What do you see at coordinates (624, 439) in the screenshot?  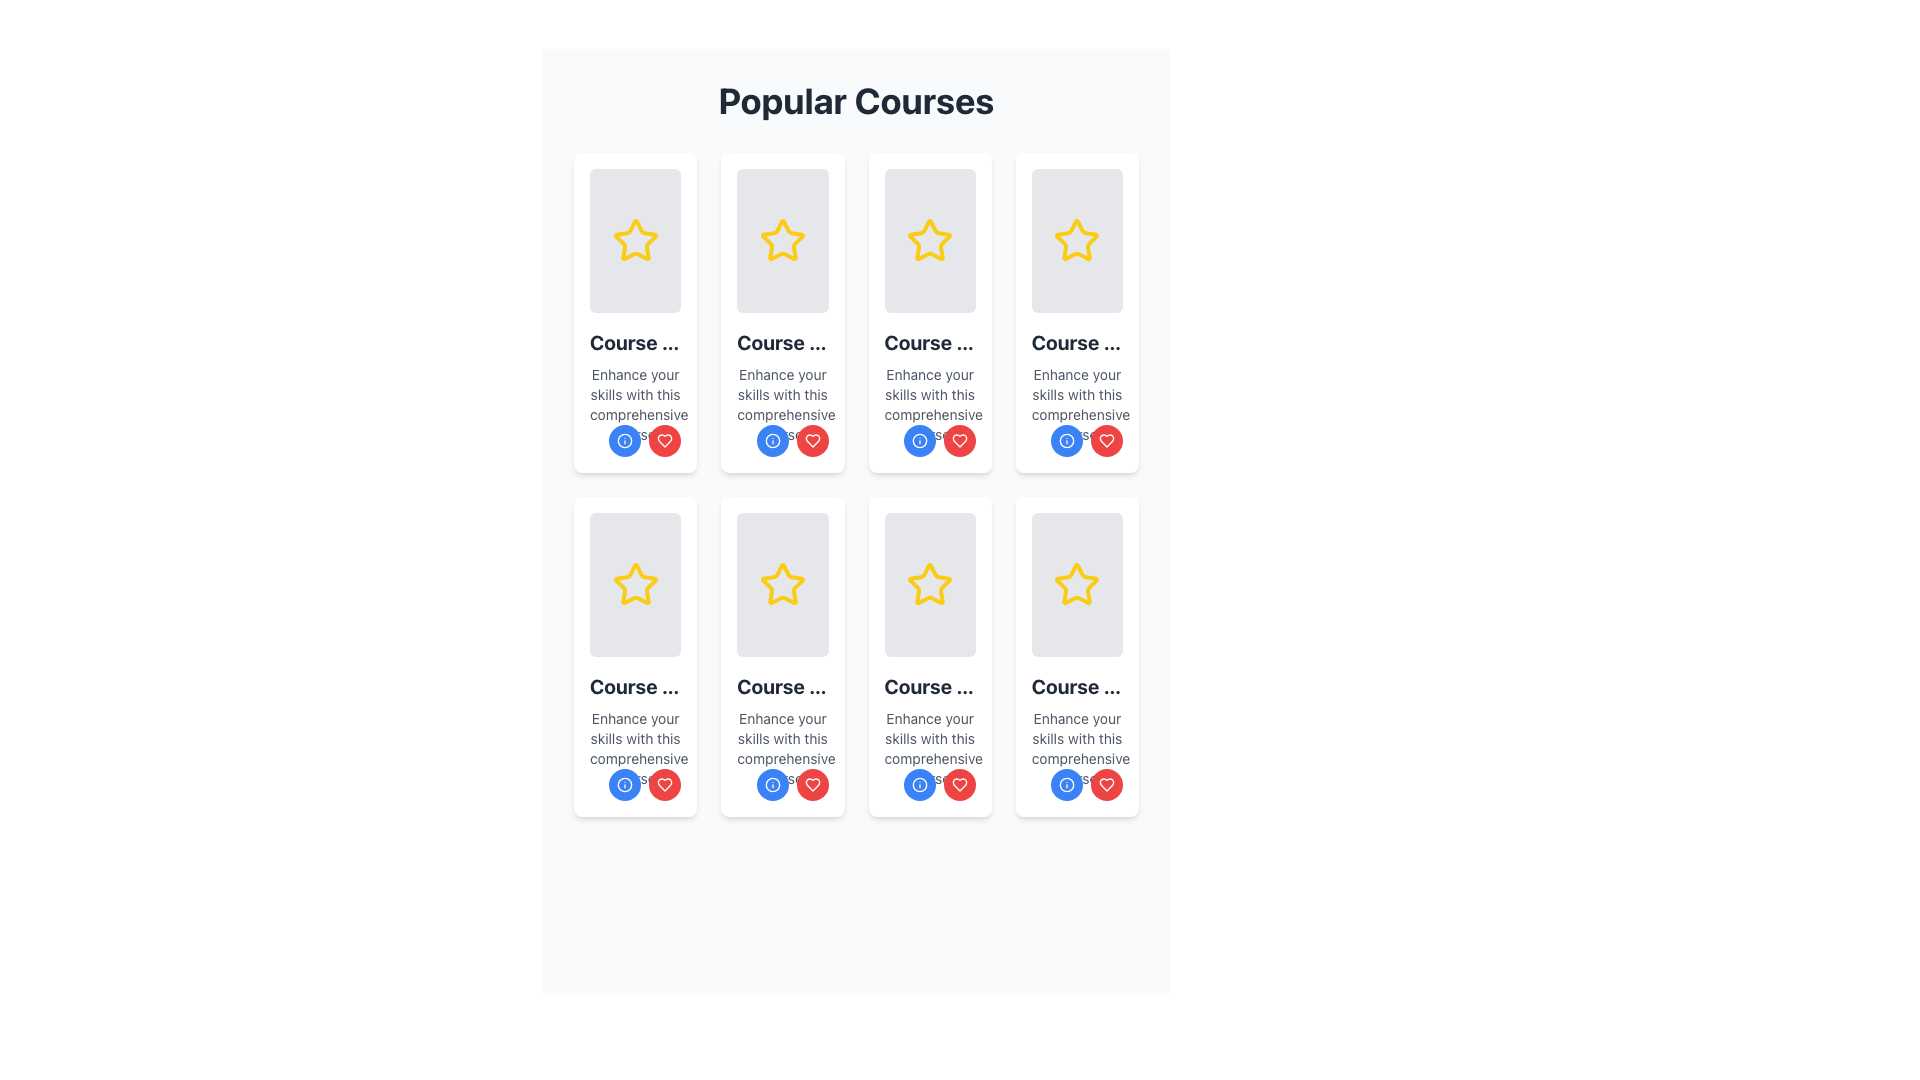 I see `the information icon located in the lower-left corner of the course card in the 'Popular Courses' grid layout` at bounding box center [624, 439].